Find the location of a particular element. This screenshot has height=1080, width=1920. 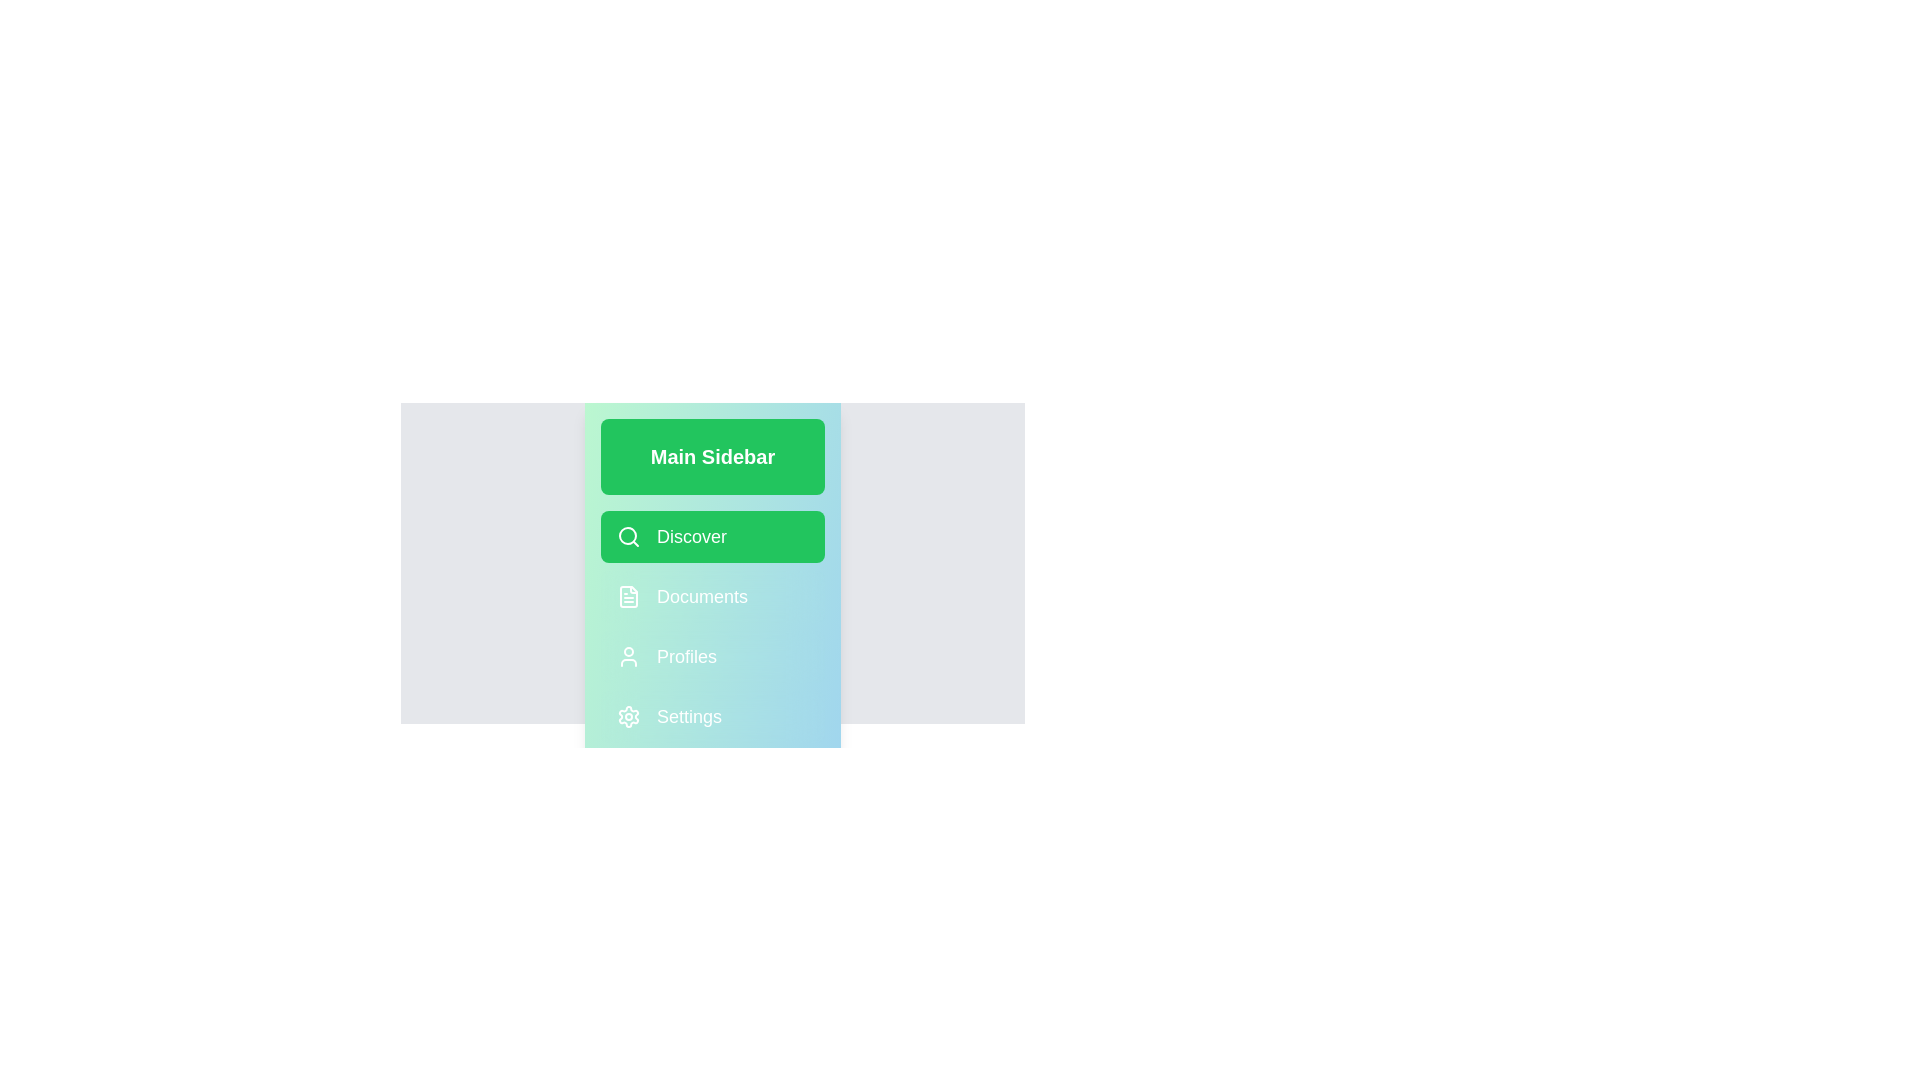

the 'Profiles' icon located in the sidebar menu, which visually represents the 'Profiles' section and is positioned to the left of the text 'Profiles' is located at coordinates (627, 656).